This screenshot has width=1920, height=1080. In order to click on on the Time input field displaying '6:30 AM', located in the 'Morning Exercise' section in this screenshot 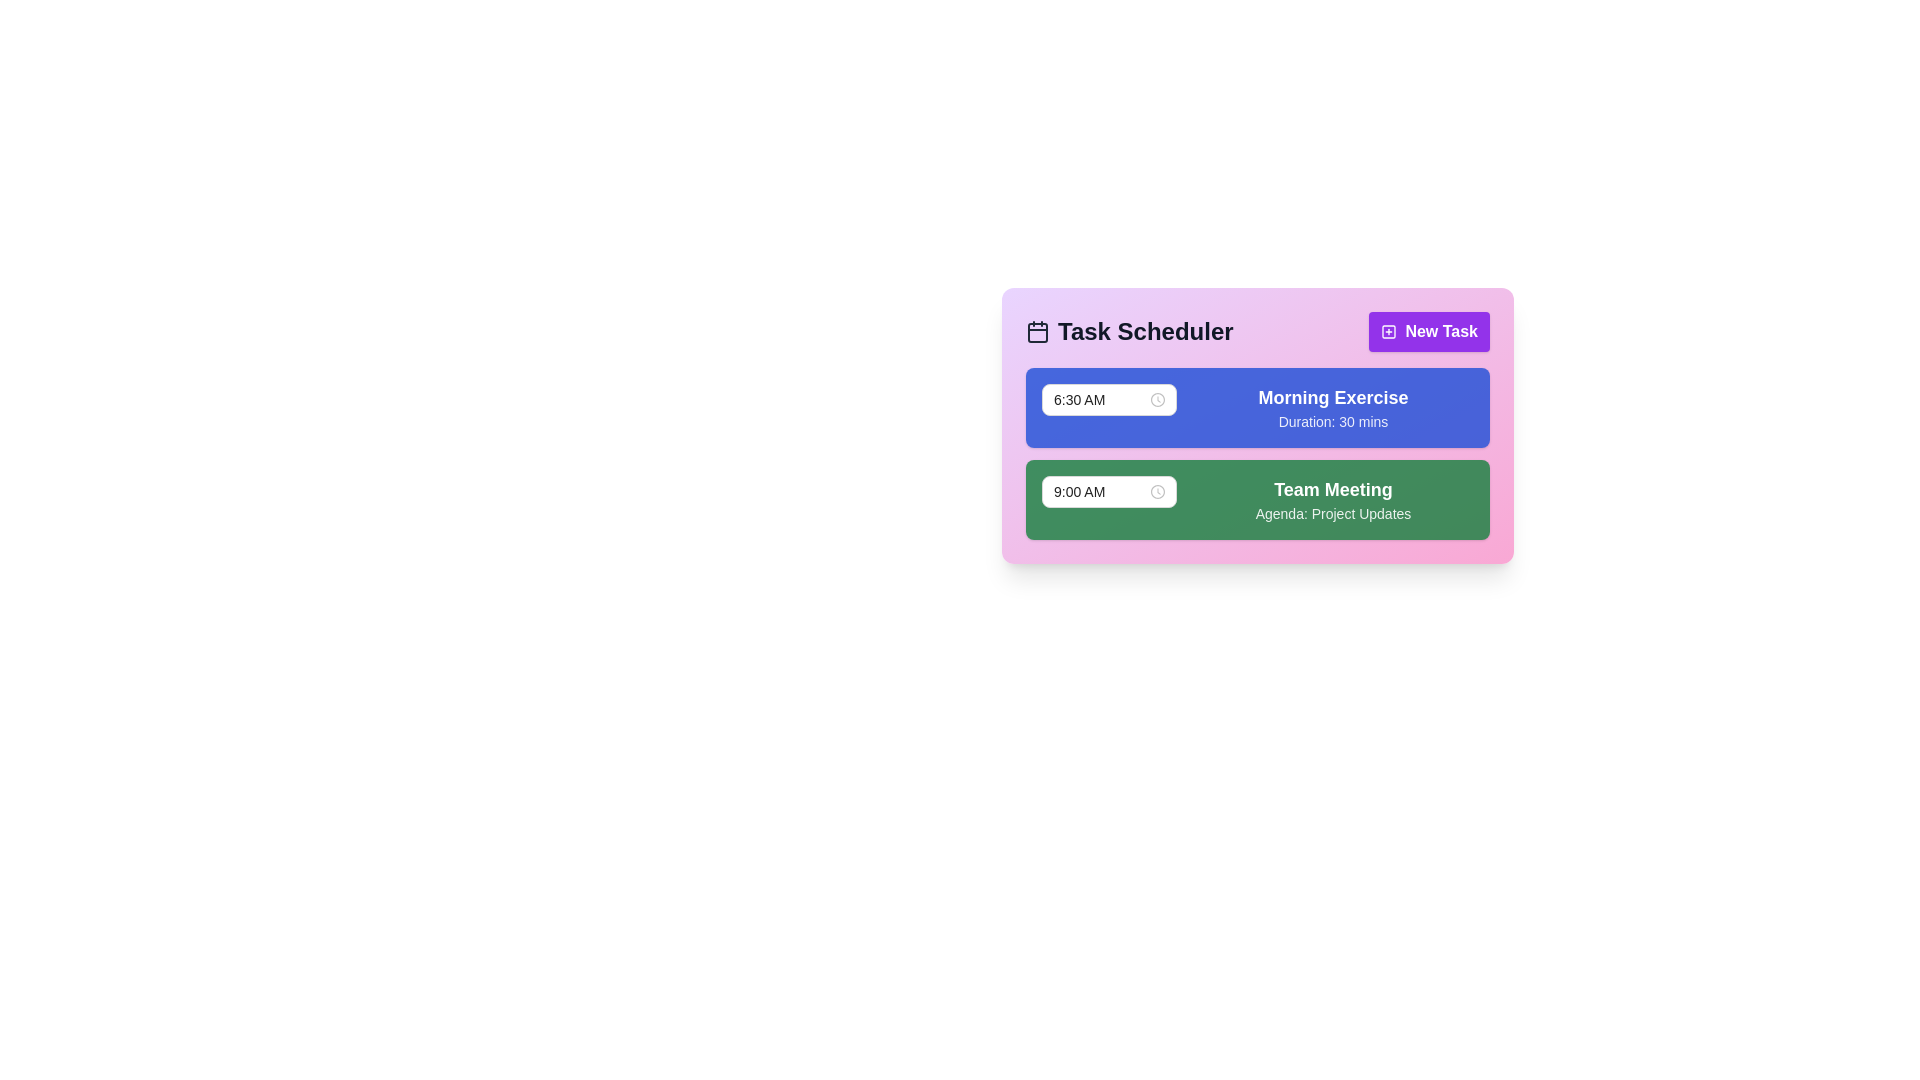, I will do `click(1108, 400)`.